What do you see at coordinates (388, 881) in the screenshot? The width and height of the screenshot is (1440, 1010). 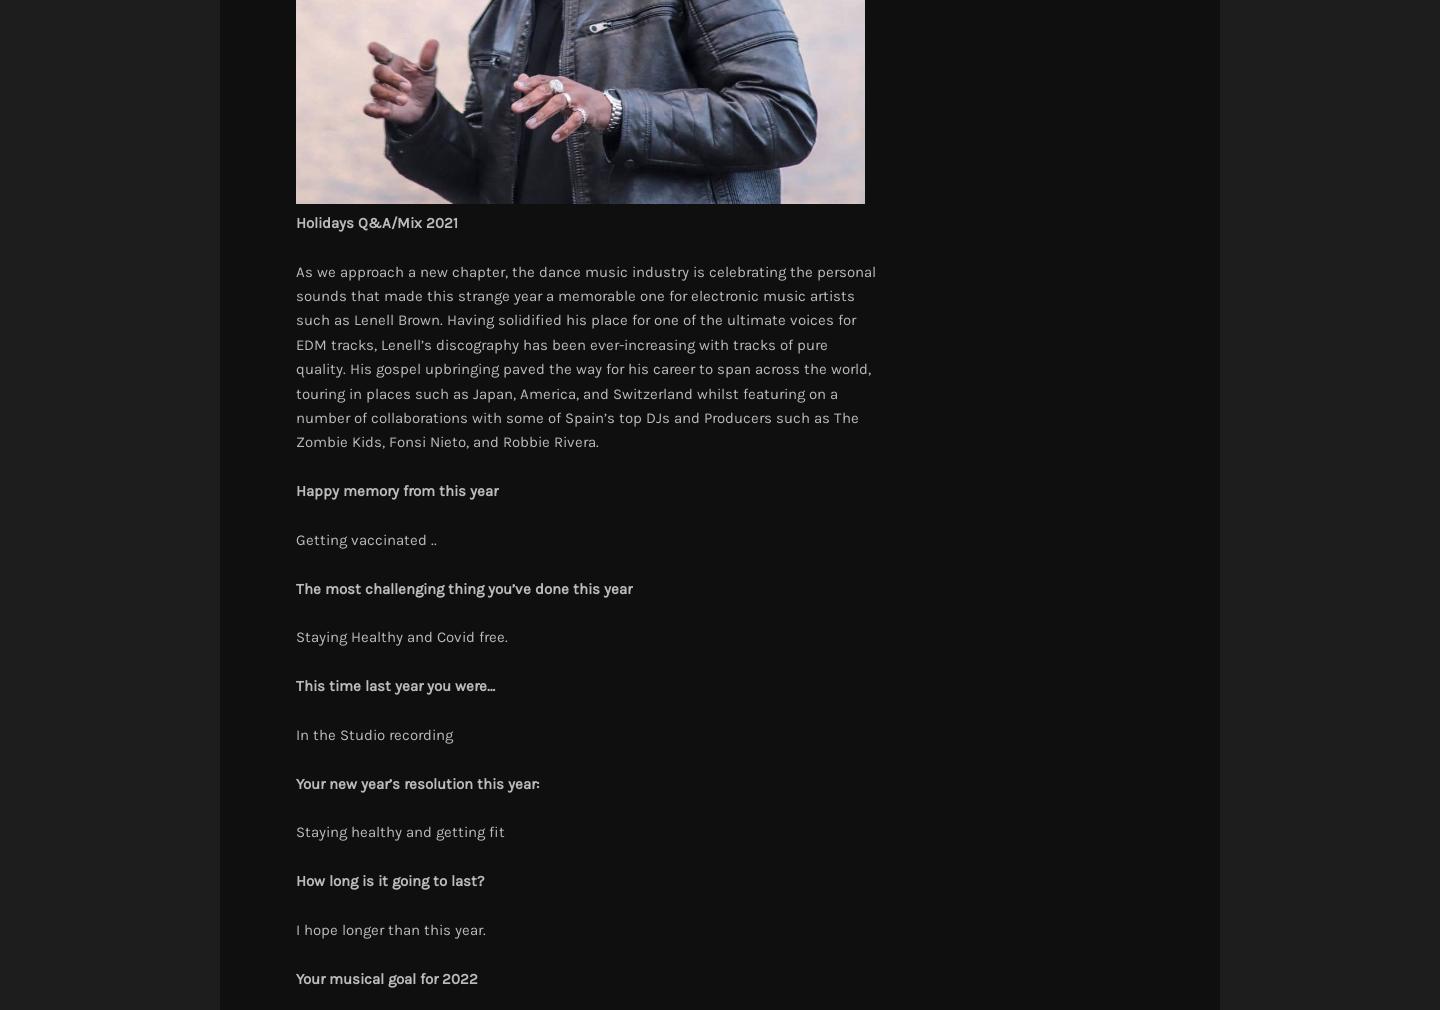 I see `'How long is it going to last?'` at bounding box center [388, 881].